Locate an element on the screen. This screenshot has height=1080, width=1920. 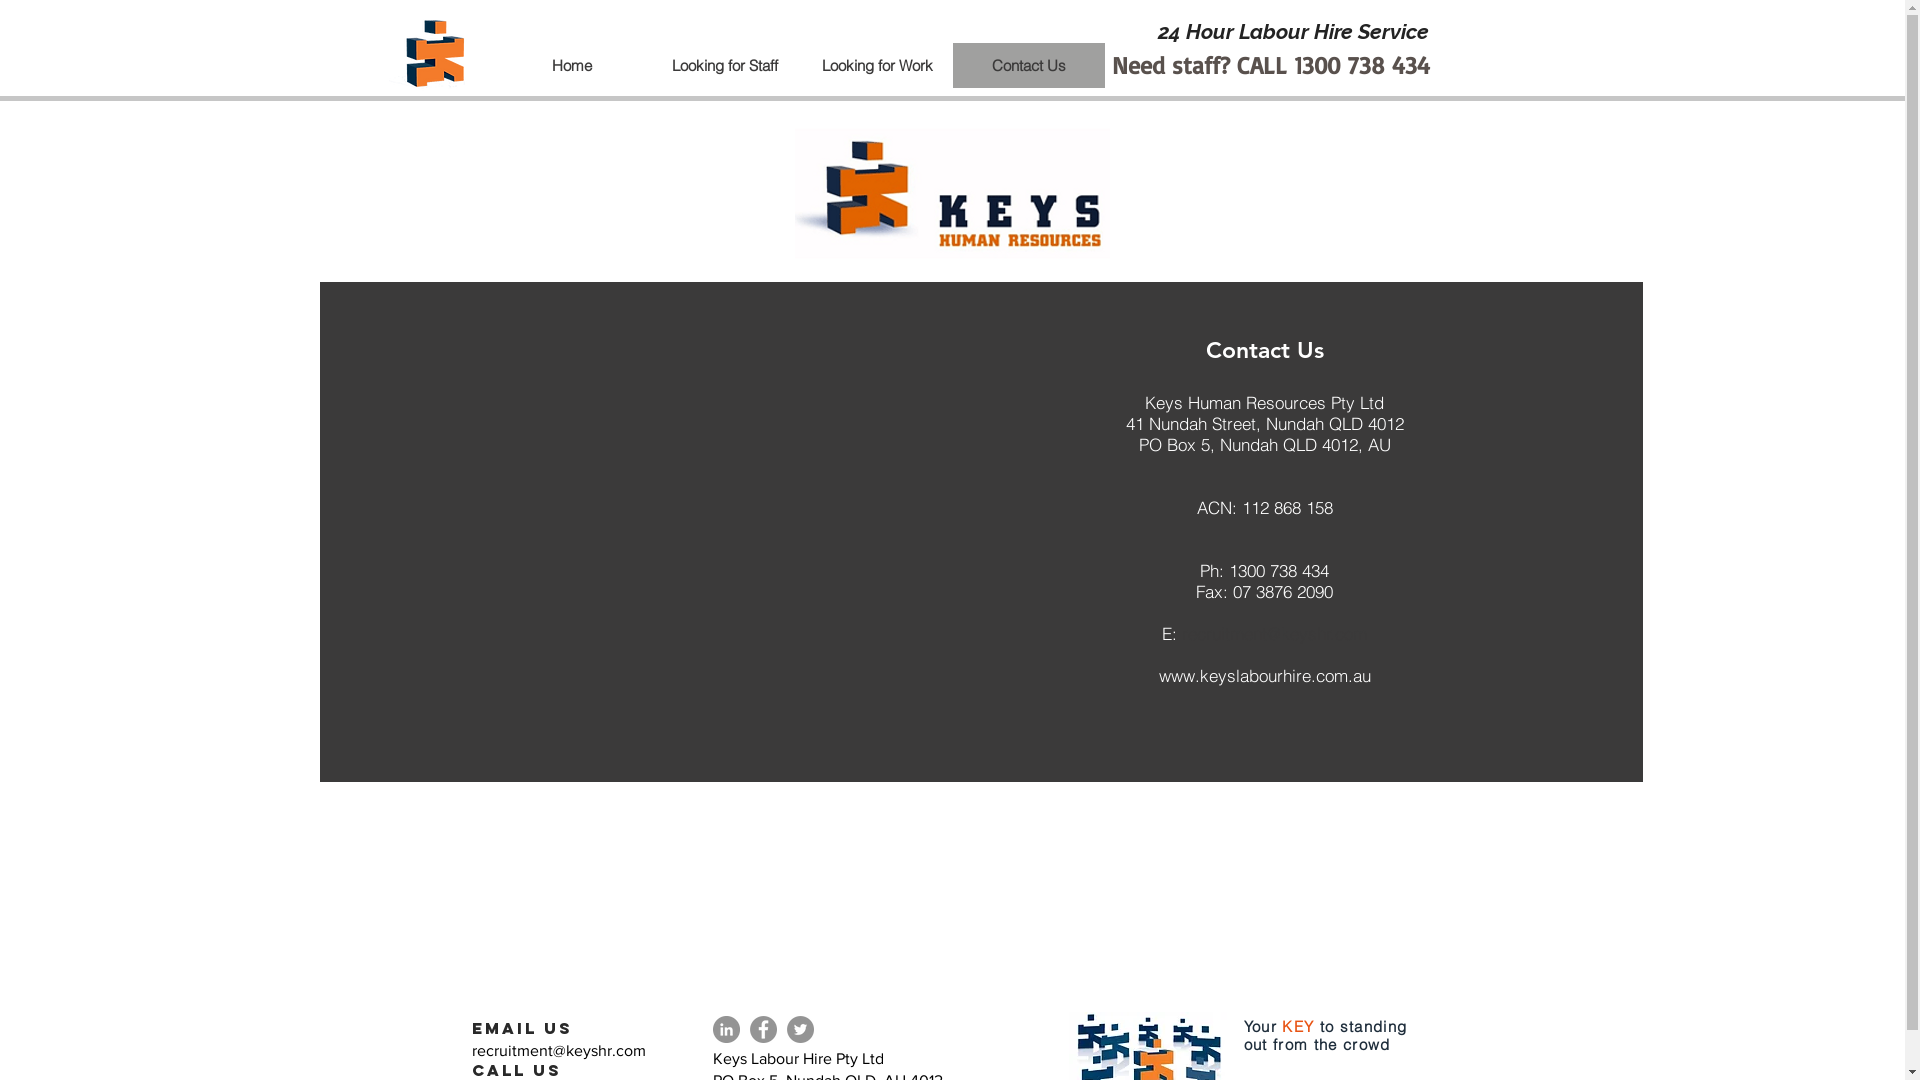
'recruitment@keyshr.com' is located at coordinates (558, 1049).